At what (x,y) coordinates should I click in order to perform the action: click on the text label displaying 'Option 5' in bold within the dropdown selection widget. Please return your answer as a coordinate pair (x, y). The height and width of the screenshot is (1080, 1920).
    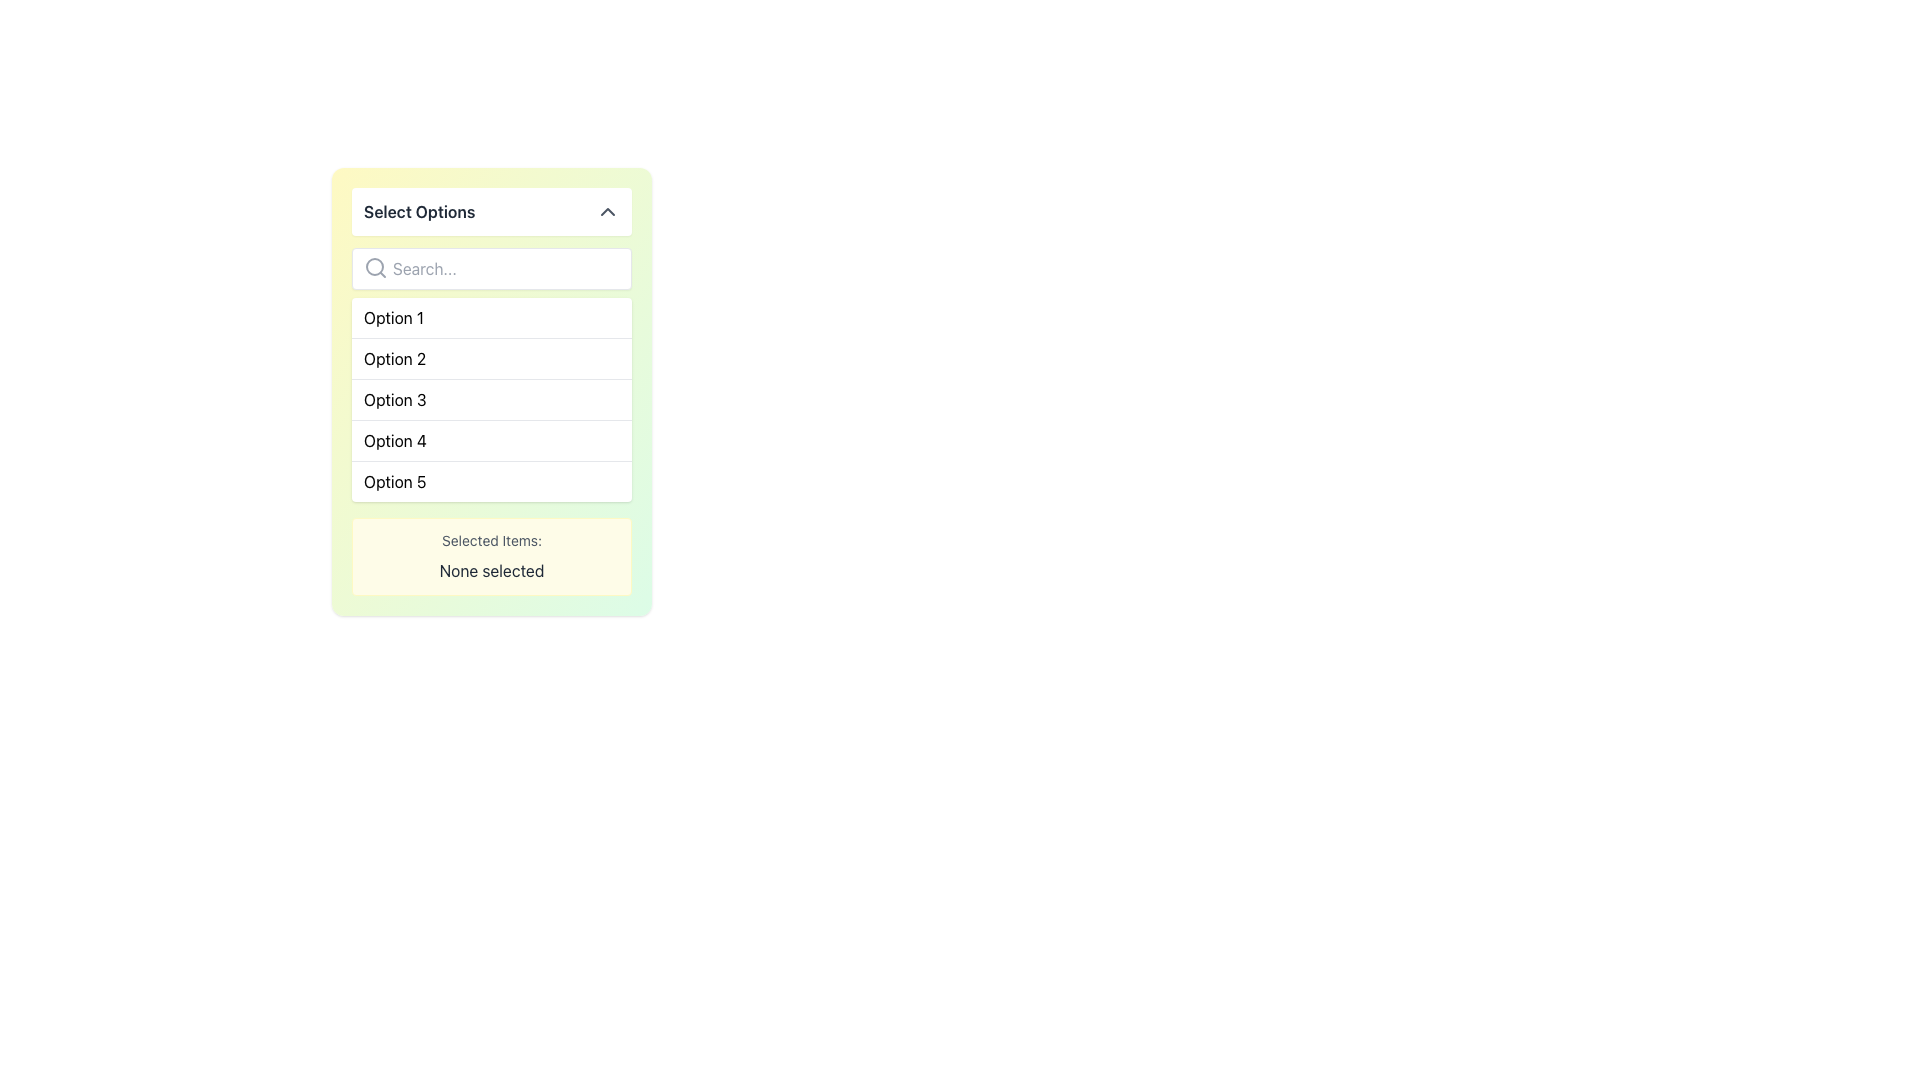
    Looking at the image, I should click on (395, 482).